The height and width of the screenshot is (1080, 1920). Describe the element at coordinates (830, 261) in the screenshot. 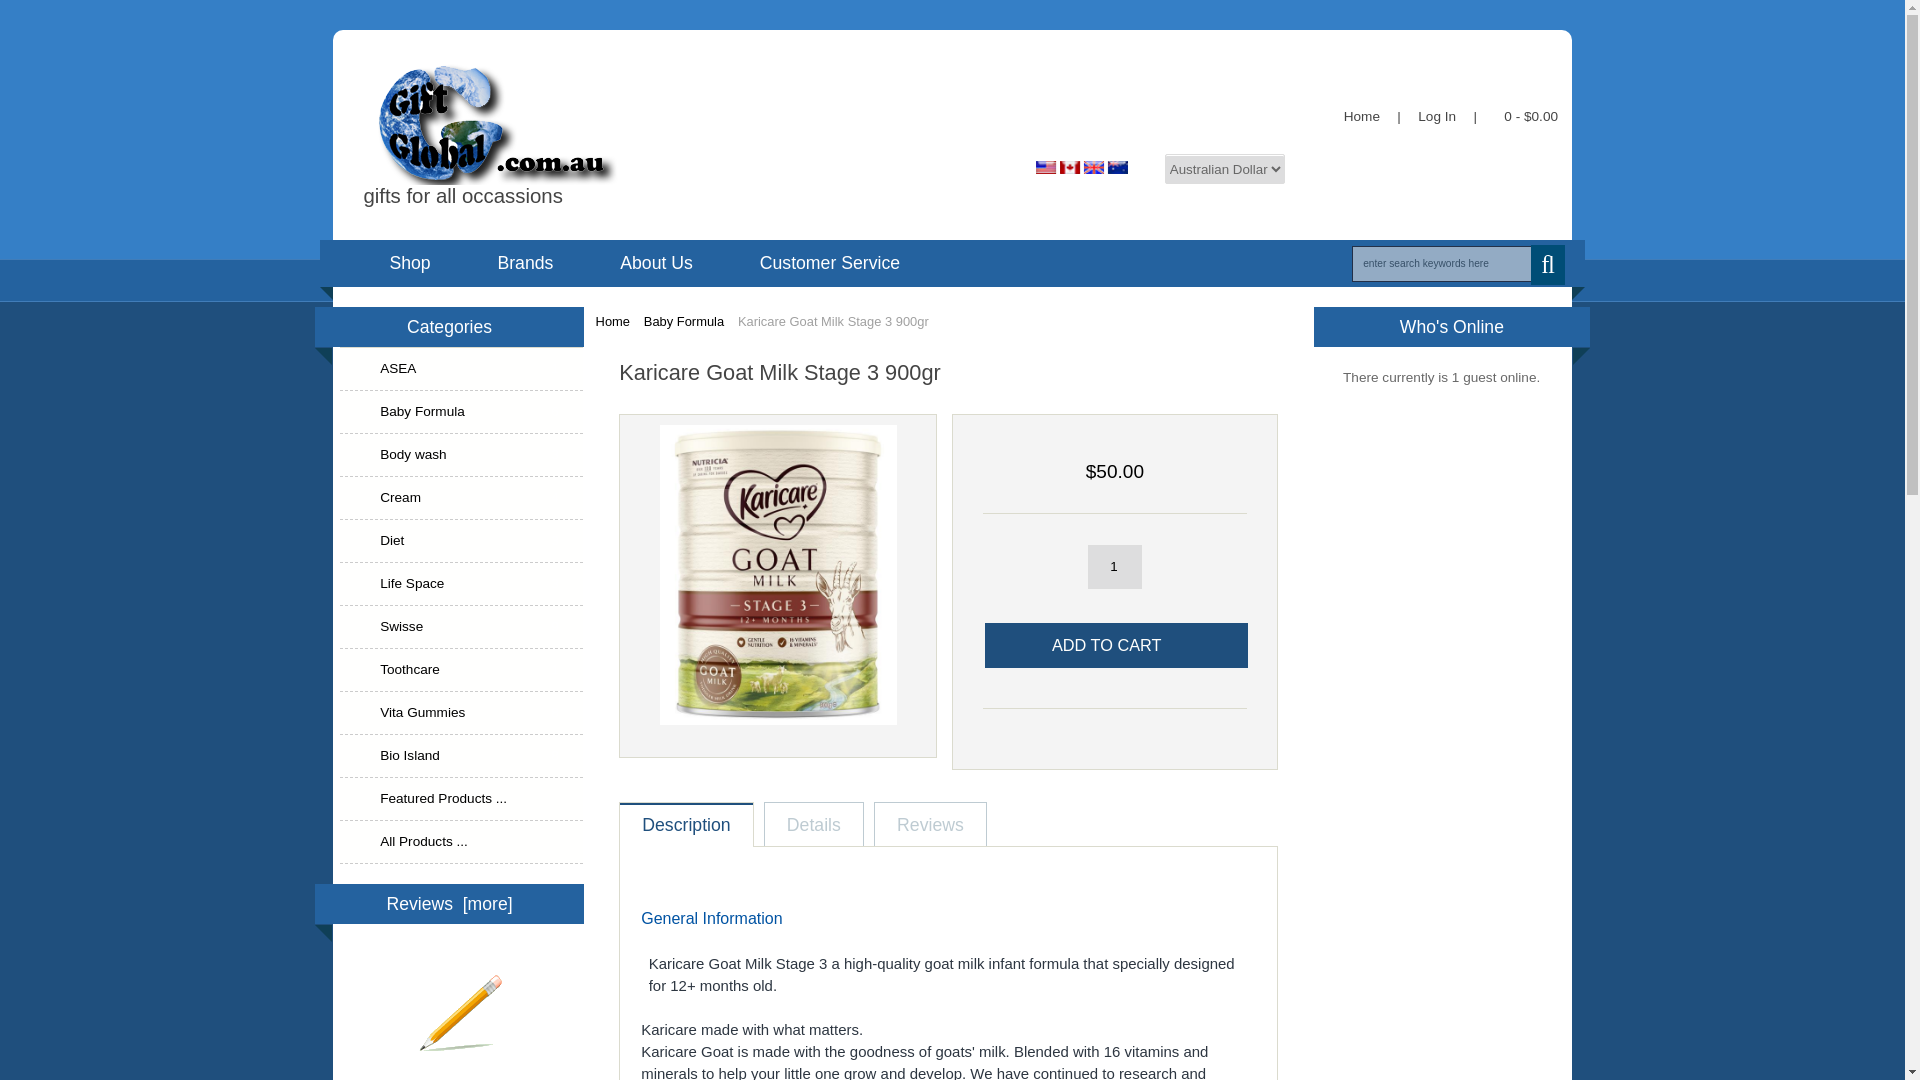

I see `'Customer Service'` at that location.